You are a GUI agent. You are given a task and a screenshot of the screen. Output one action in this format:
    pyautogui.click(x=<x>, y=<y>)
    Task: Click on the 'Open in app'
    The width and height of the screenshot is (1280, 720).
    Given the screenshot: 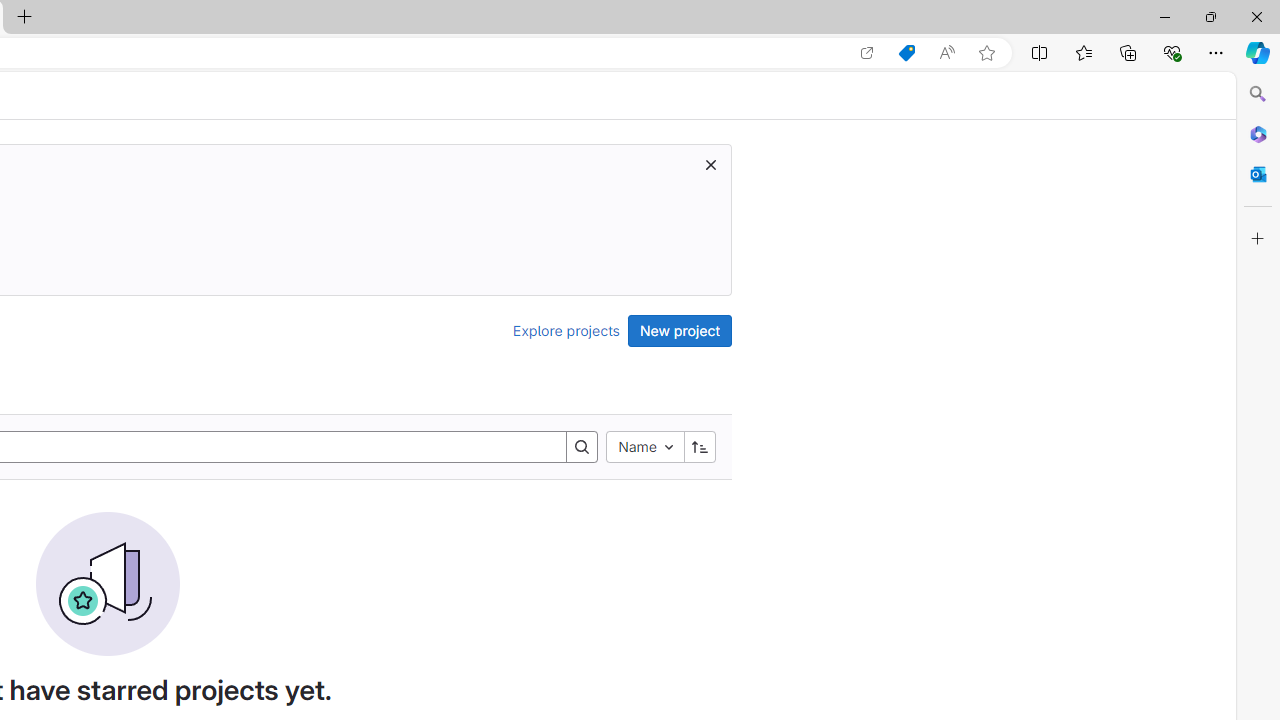 What is the action you would take?
    pyautogui.click(x=867, y=52)
    